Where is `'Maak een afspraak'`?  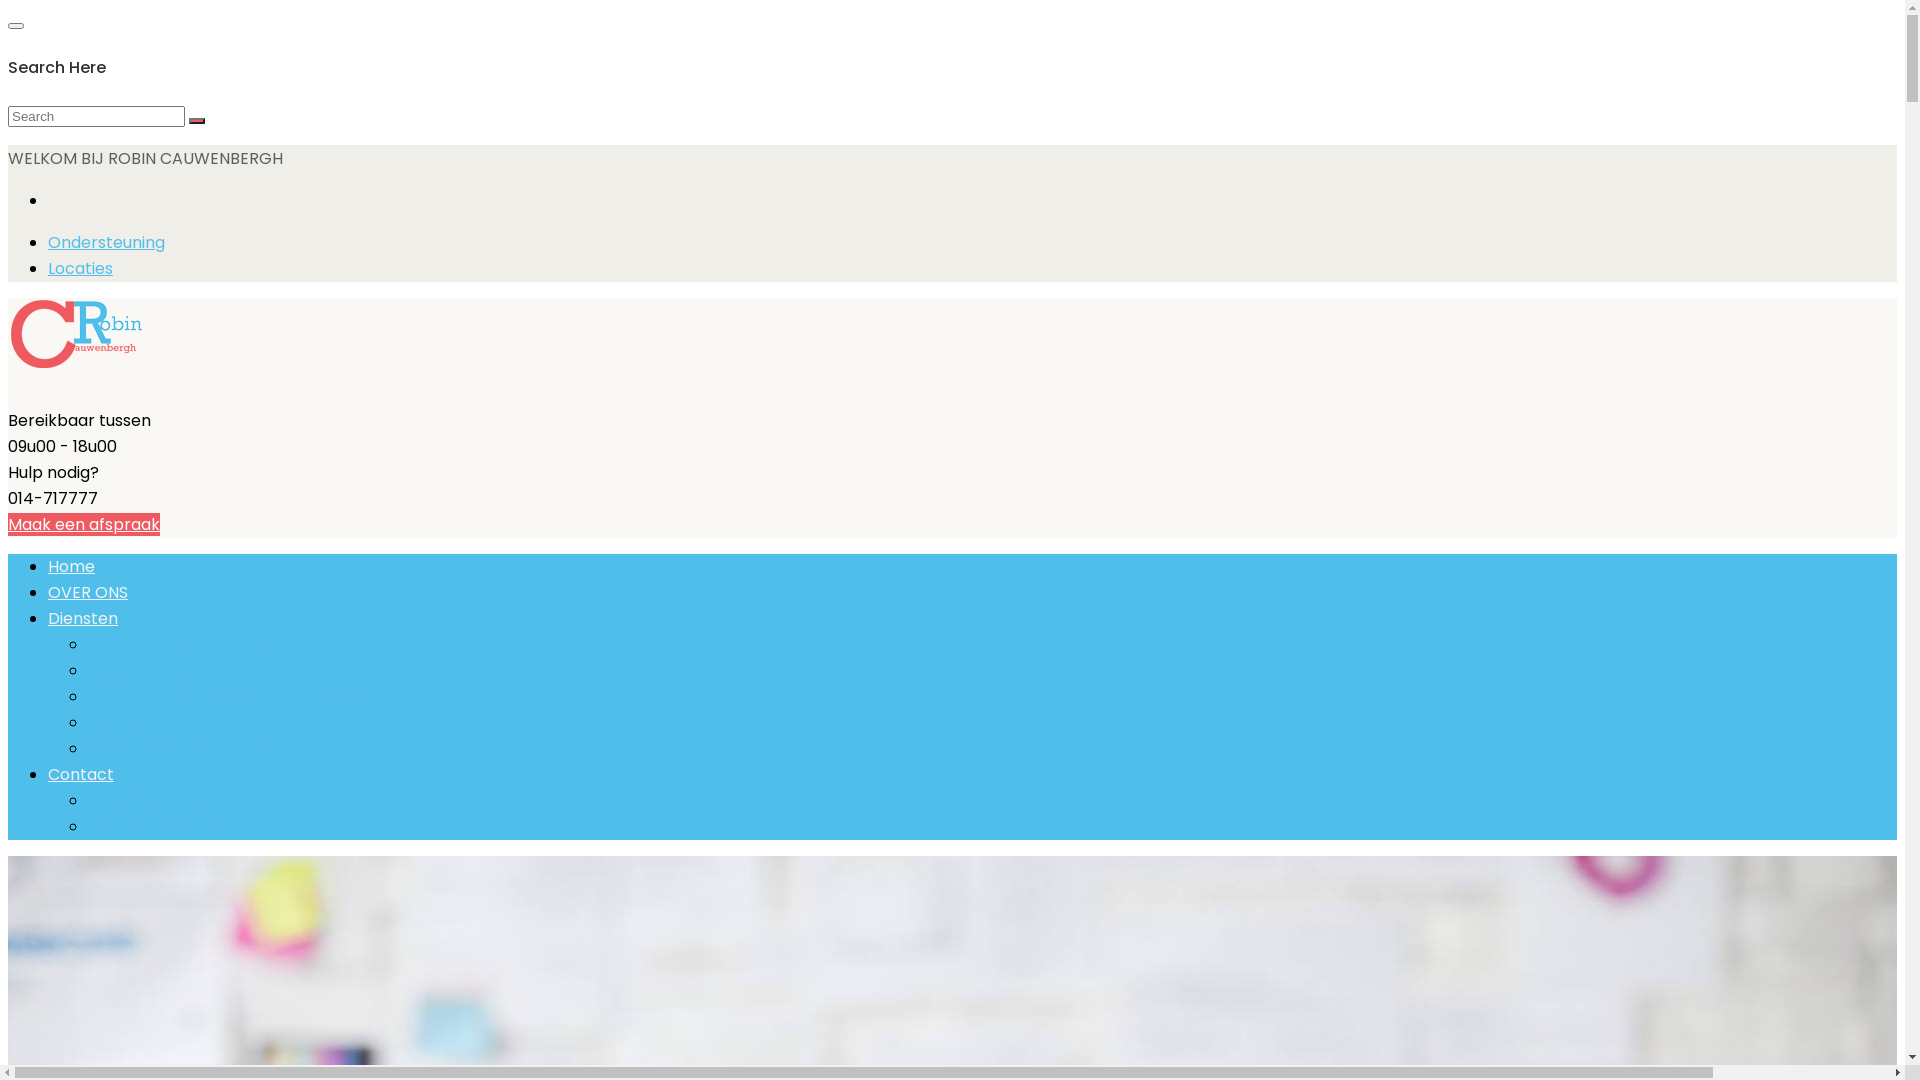
'Maak een afspraak' is located at coordinates (163, 826).